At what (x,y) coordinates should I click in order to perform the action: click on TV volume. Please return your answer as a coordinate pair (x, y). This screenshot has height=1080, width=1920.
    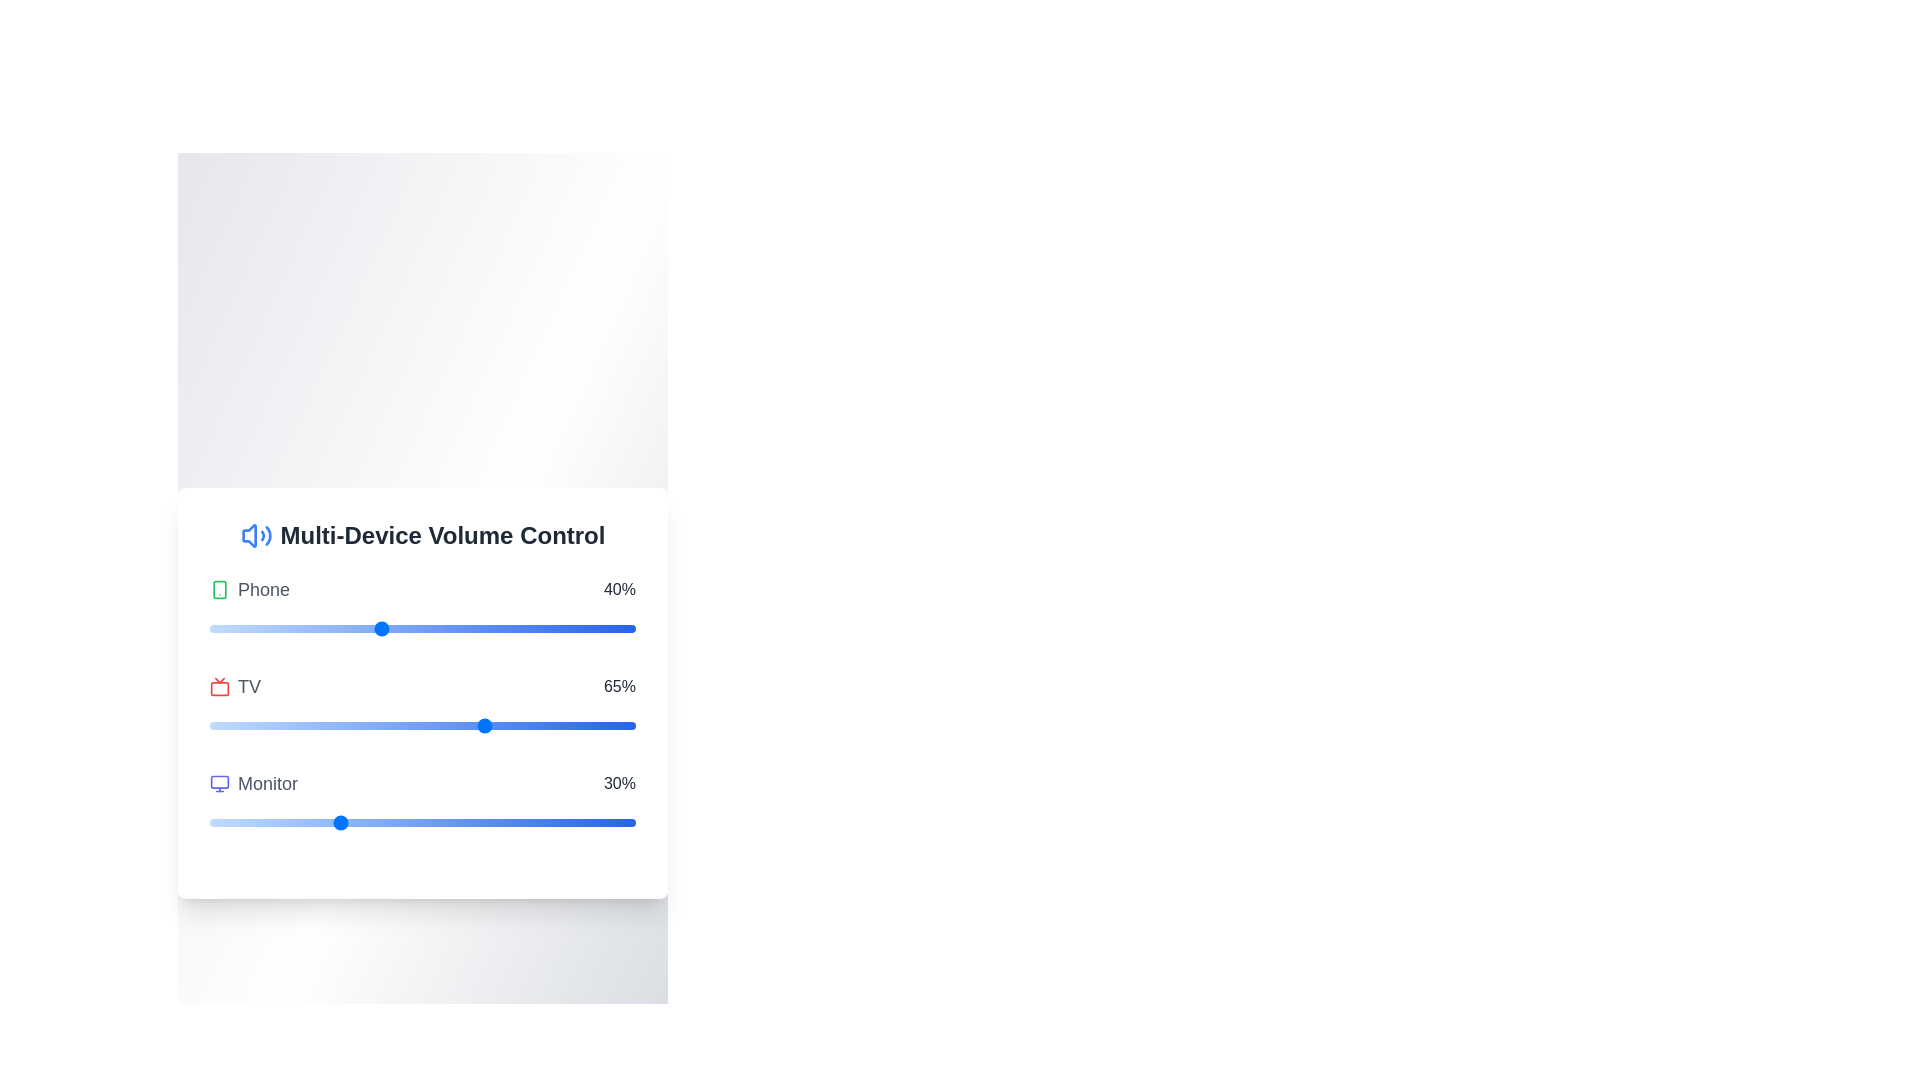
    Looking at the image, I should click on (477, 725).